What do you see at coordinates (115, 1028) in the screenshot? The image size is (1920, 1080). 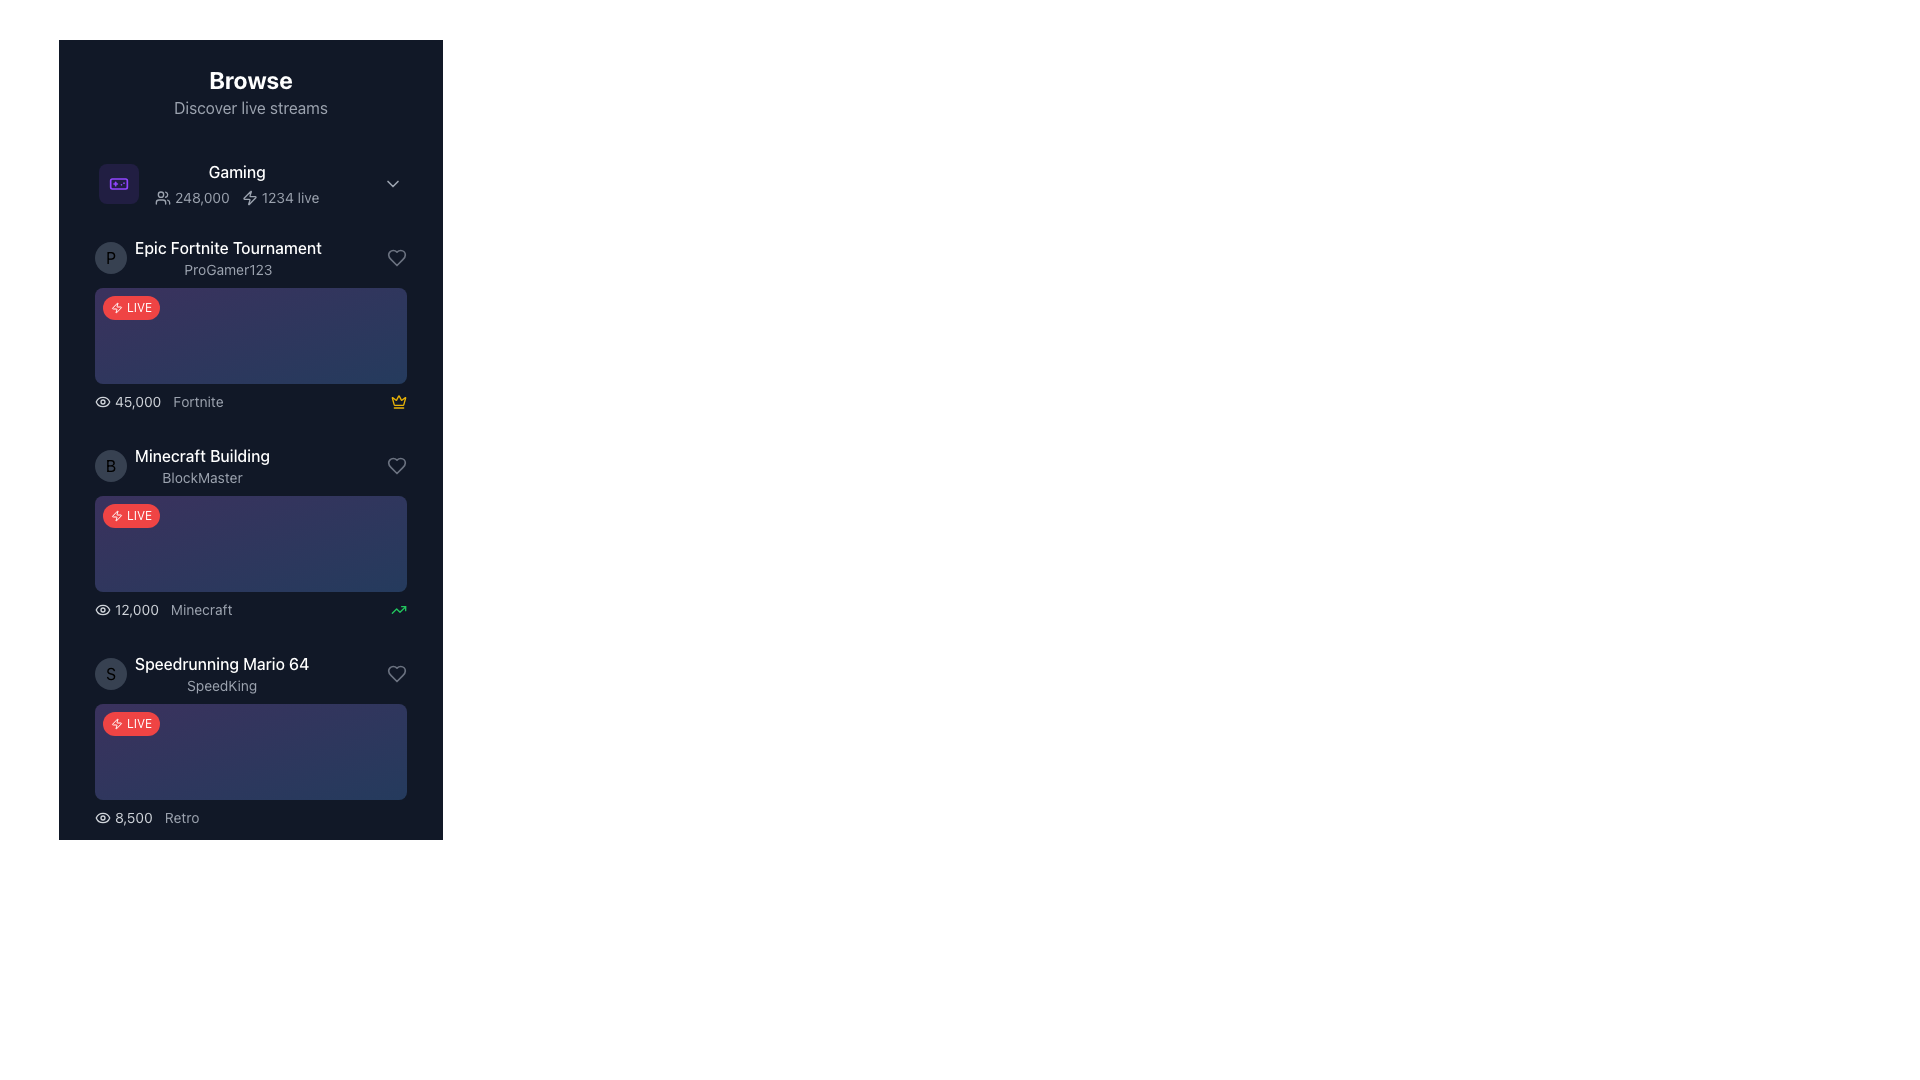 I see `the 'LIVE' status icon that is part of a rounded rectangular badge with a red background, indicating real-time streaming for 'Speedrunning Mario 64'` at bounding box center [115, 1028].